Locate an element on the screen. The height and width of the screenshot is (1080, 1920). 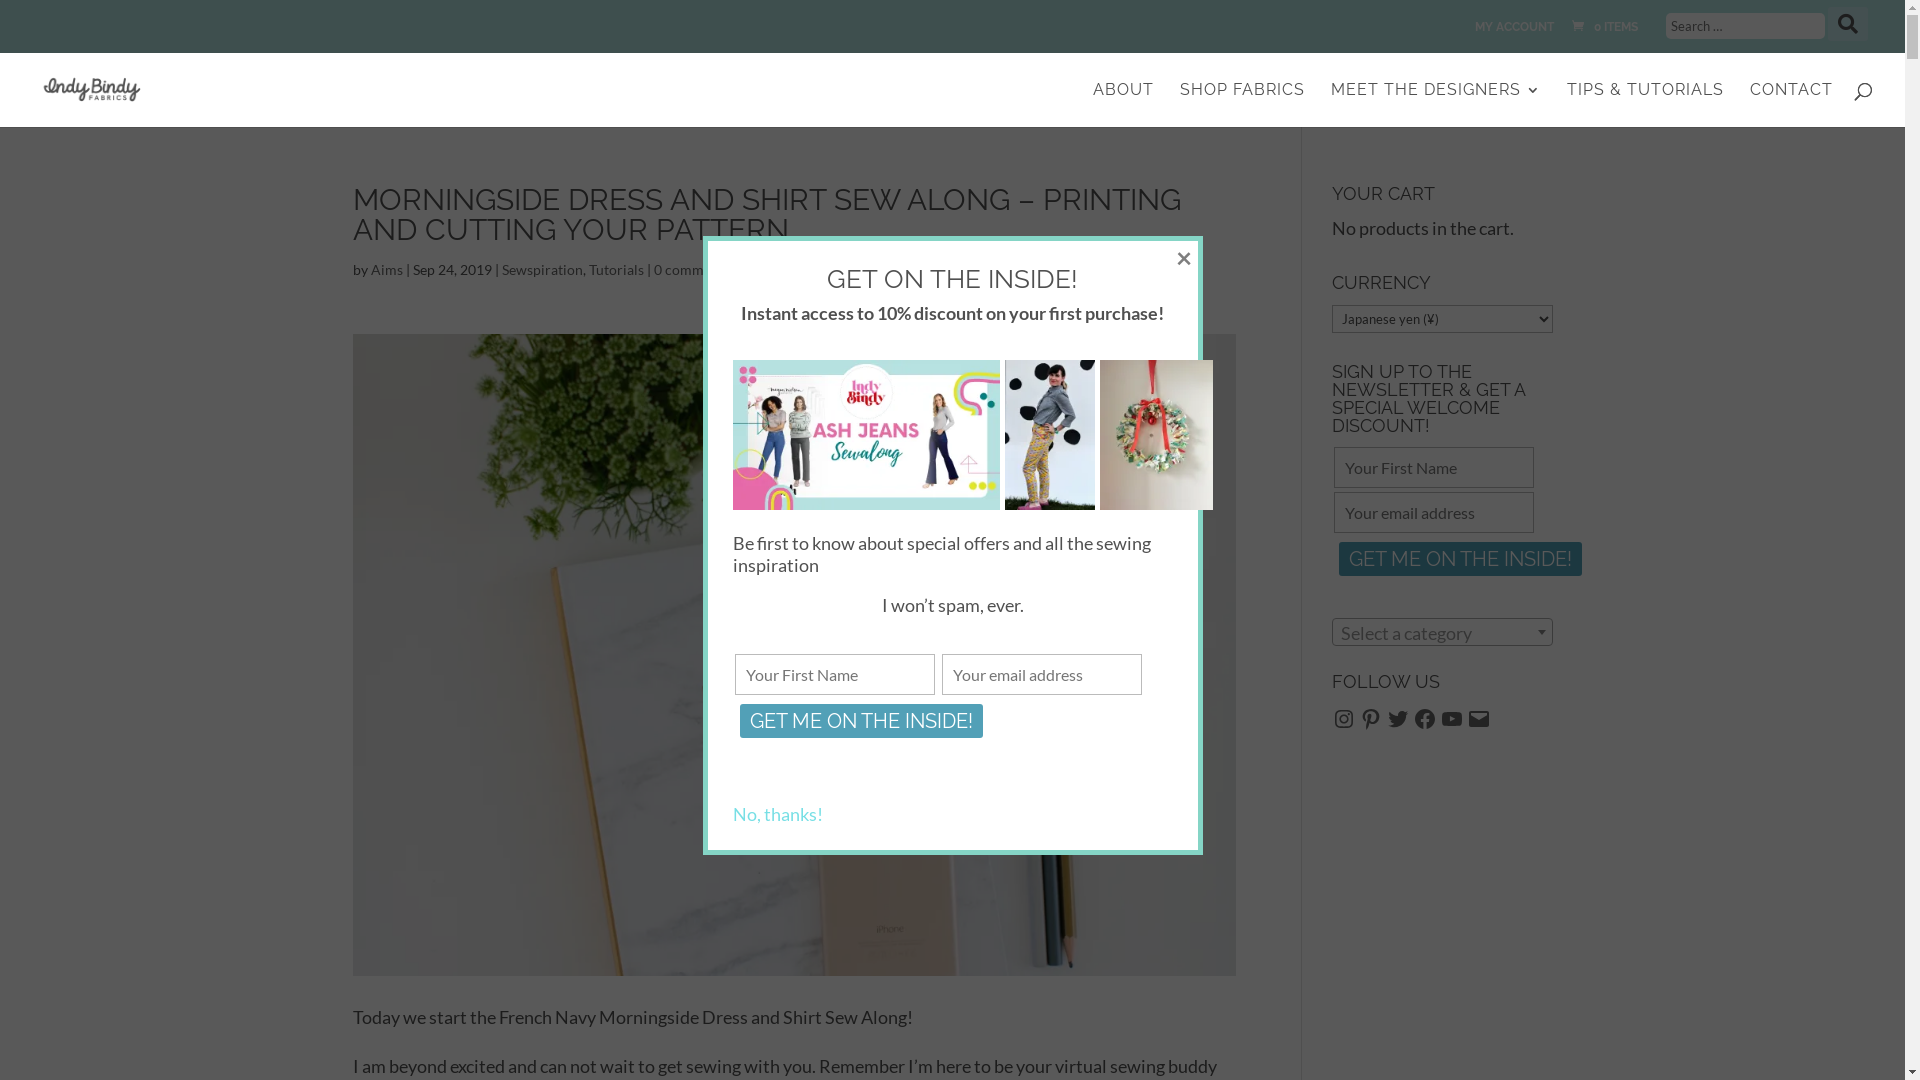
'TIPS & TUTORIALS' is located at coordinates (1645, 104).